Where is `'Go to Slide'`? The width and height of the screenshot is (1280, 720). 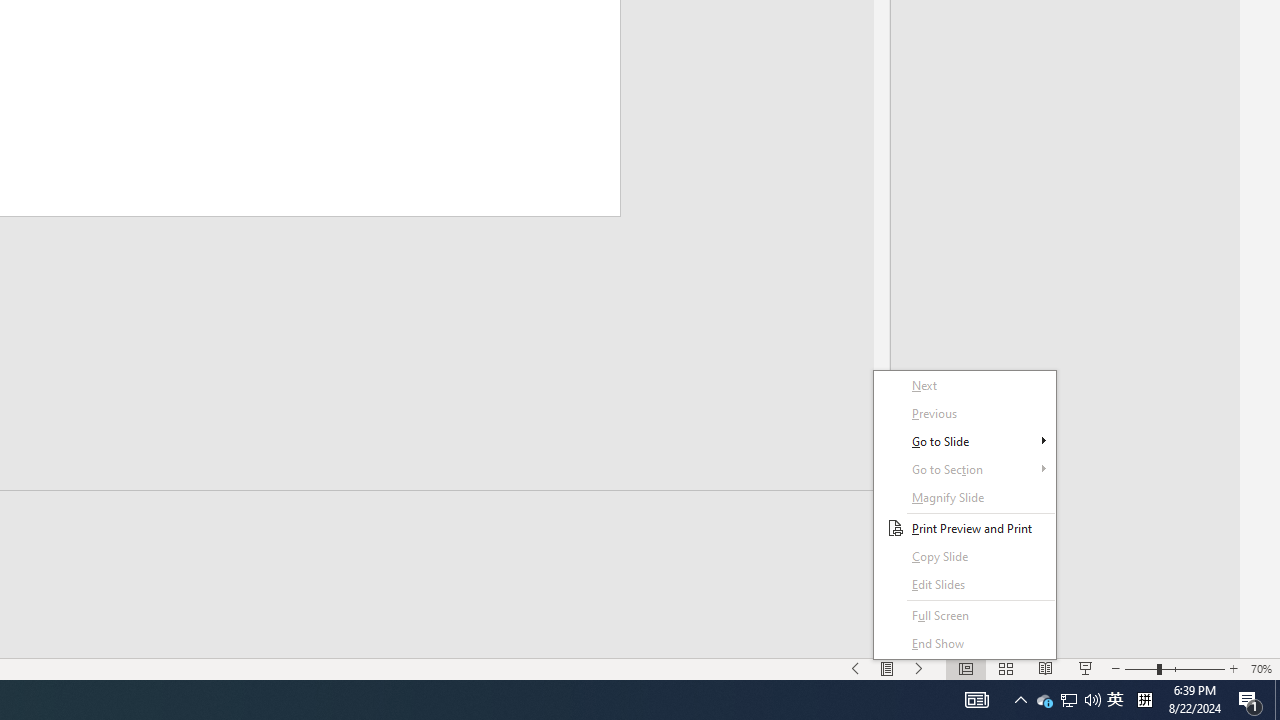 'Go to Slide' is located at coordinates (965, 412).